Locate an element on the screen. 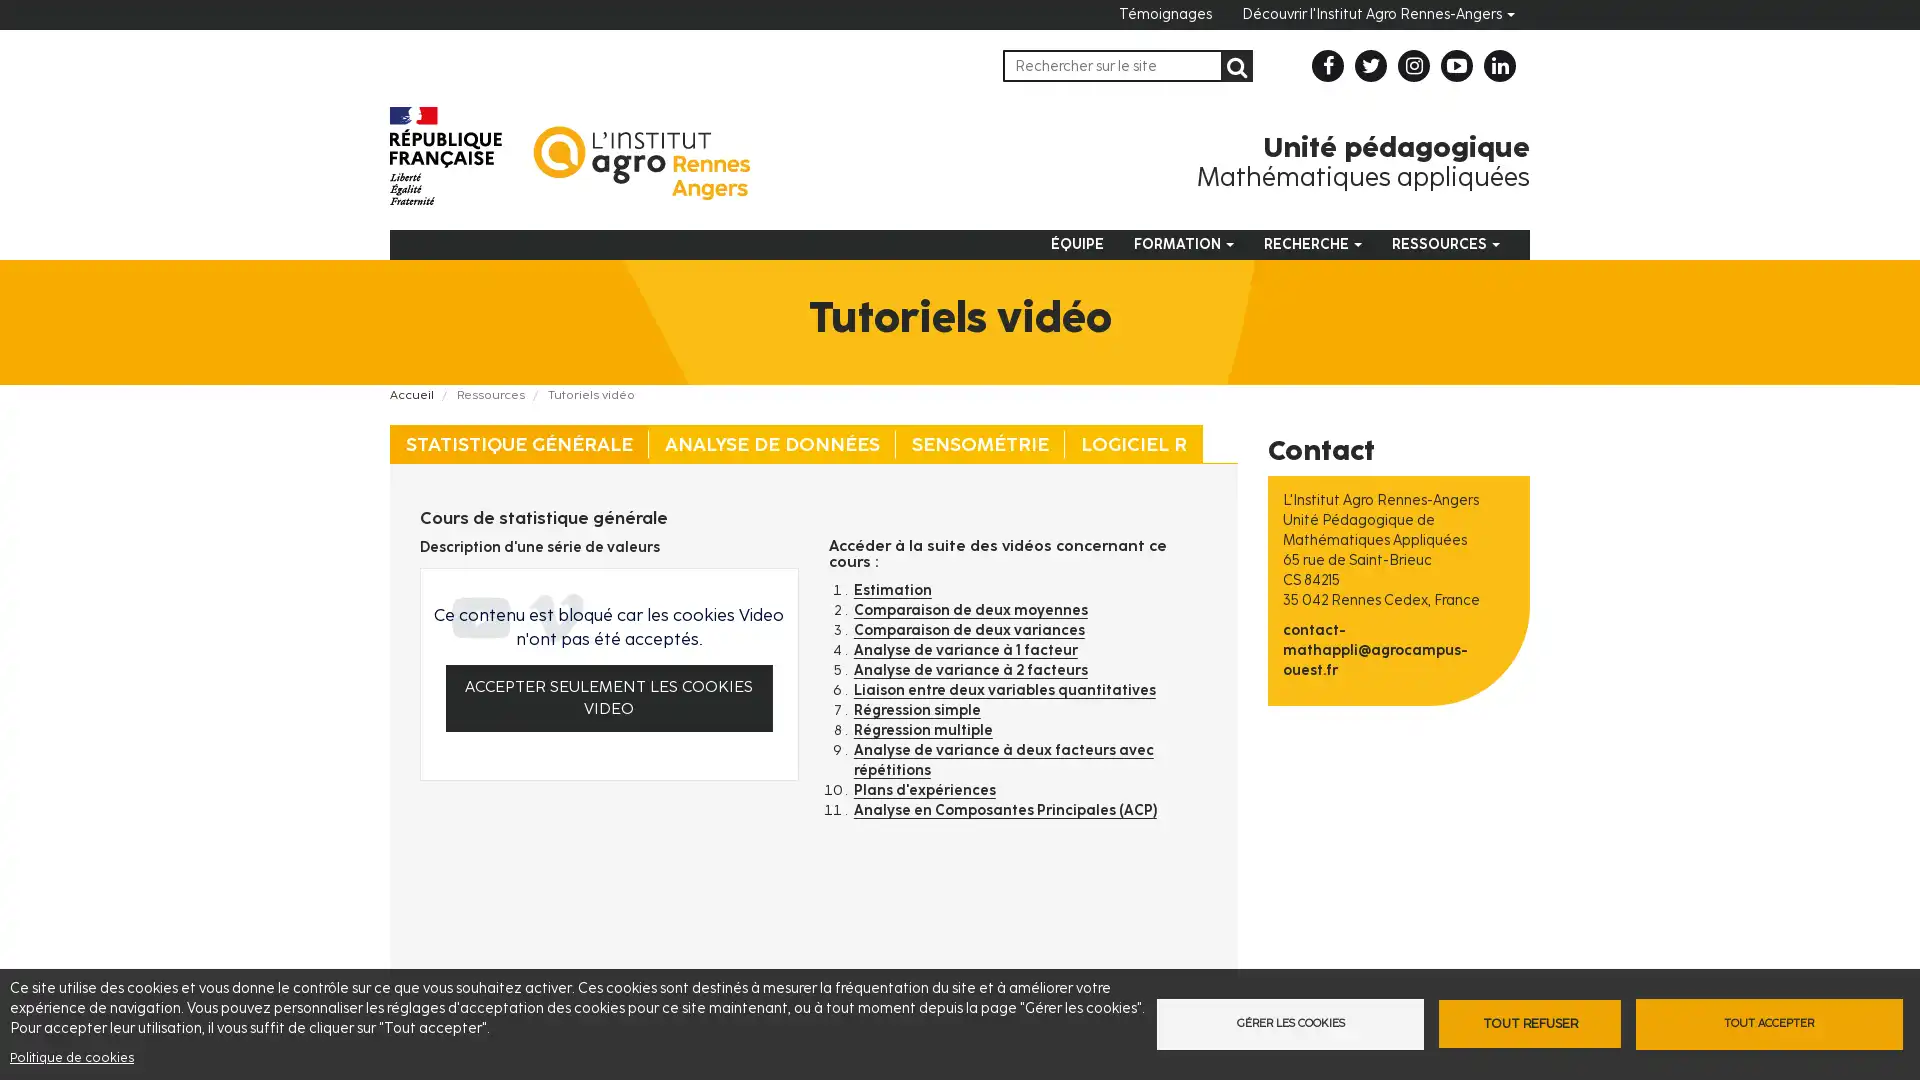  TOUT ACCEPTER is located at coordinates (1771, 1023).